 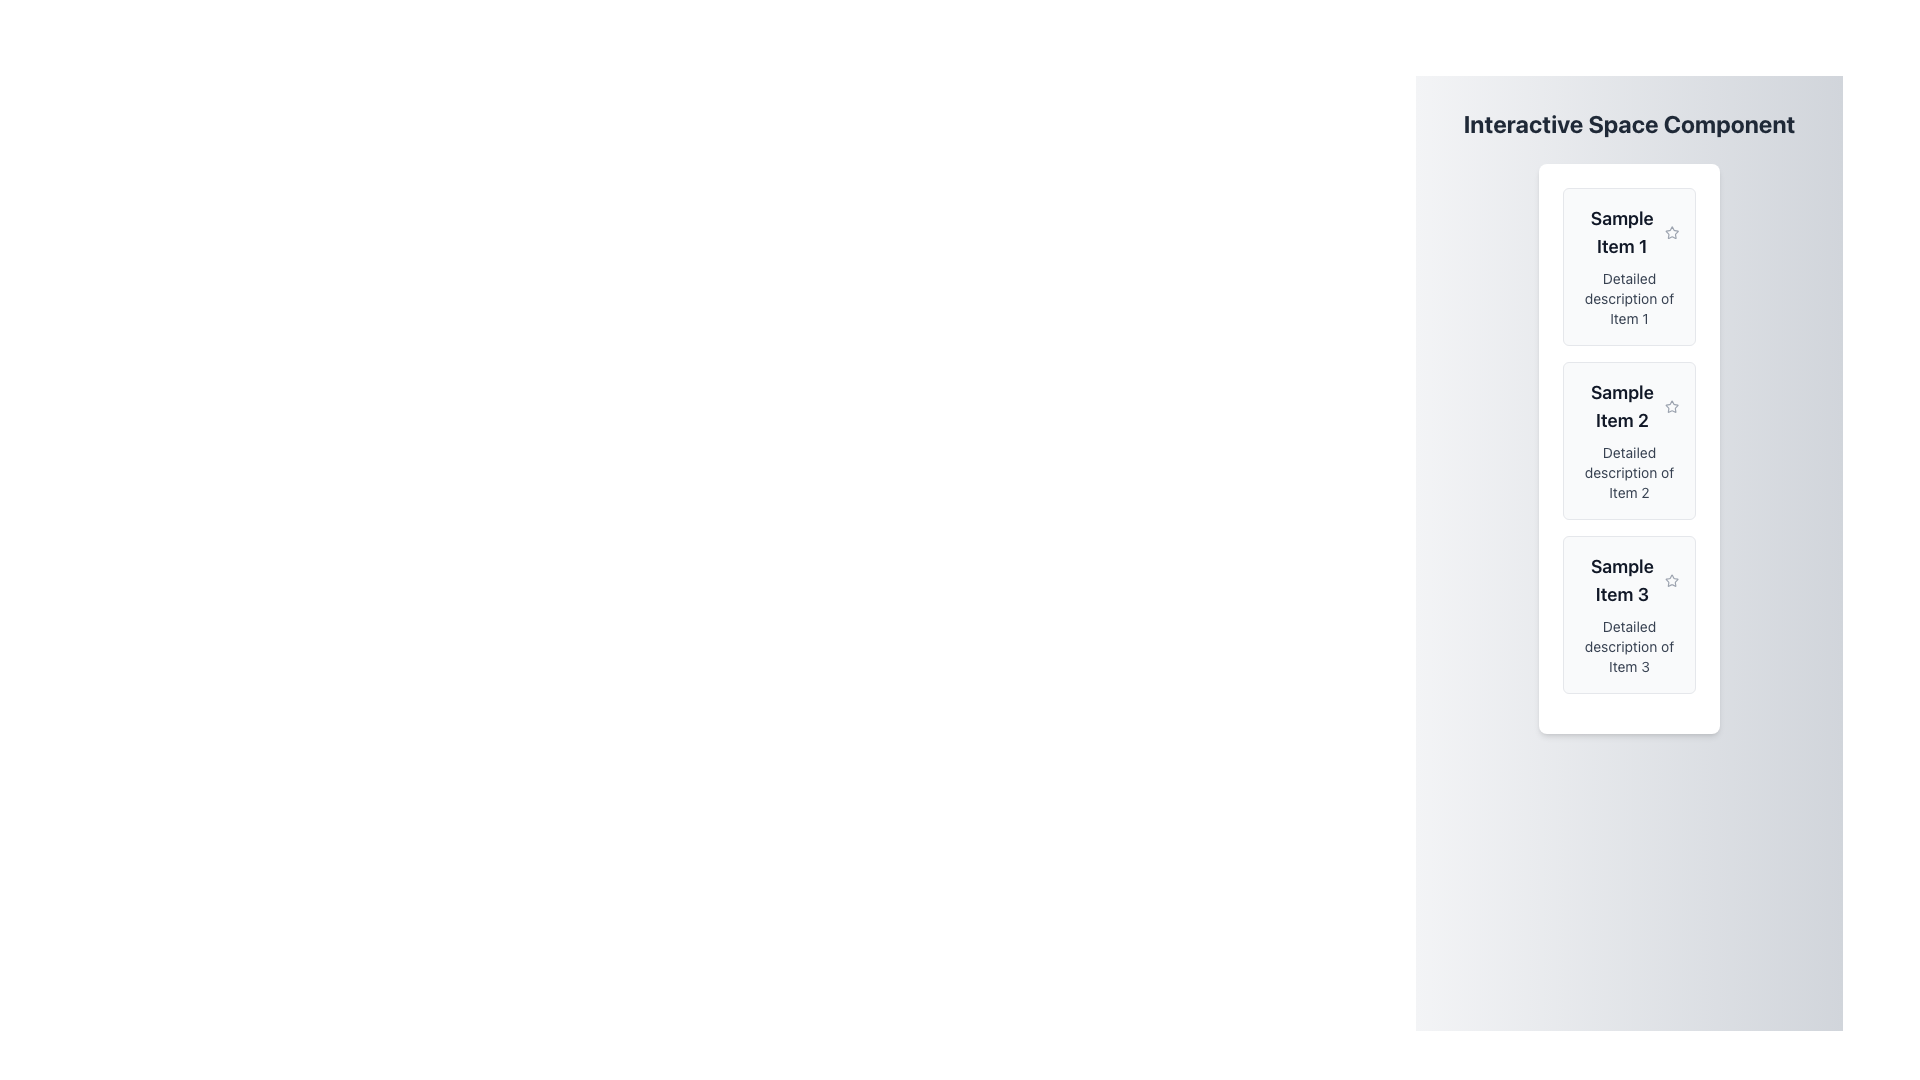 What do you see at coordinates (1671, 231) in the screenshot?
I see `the hollow star-shaped icon in gray located to the right of 'Sample Item 1' in the first information card` at bounding box center [1671, 231].